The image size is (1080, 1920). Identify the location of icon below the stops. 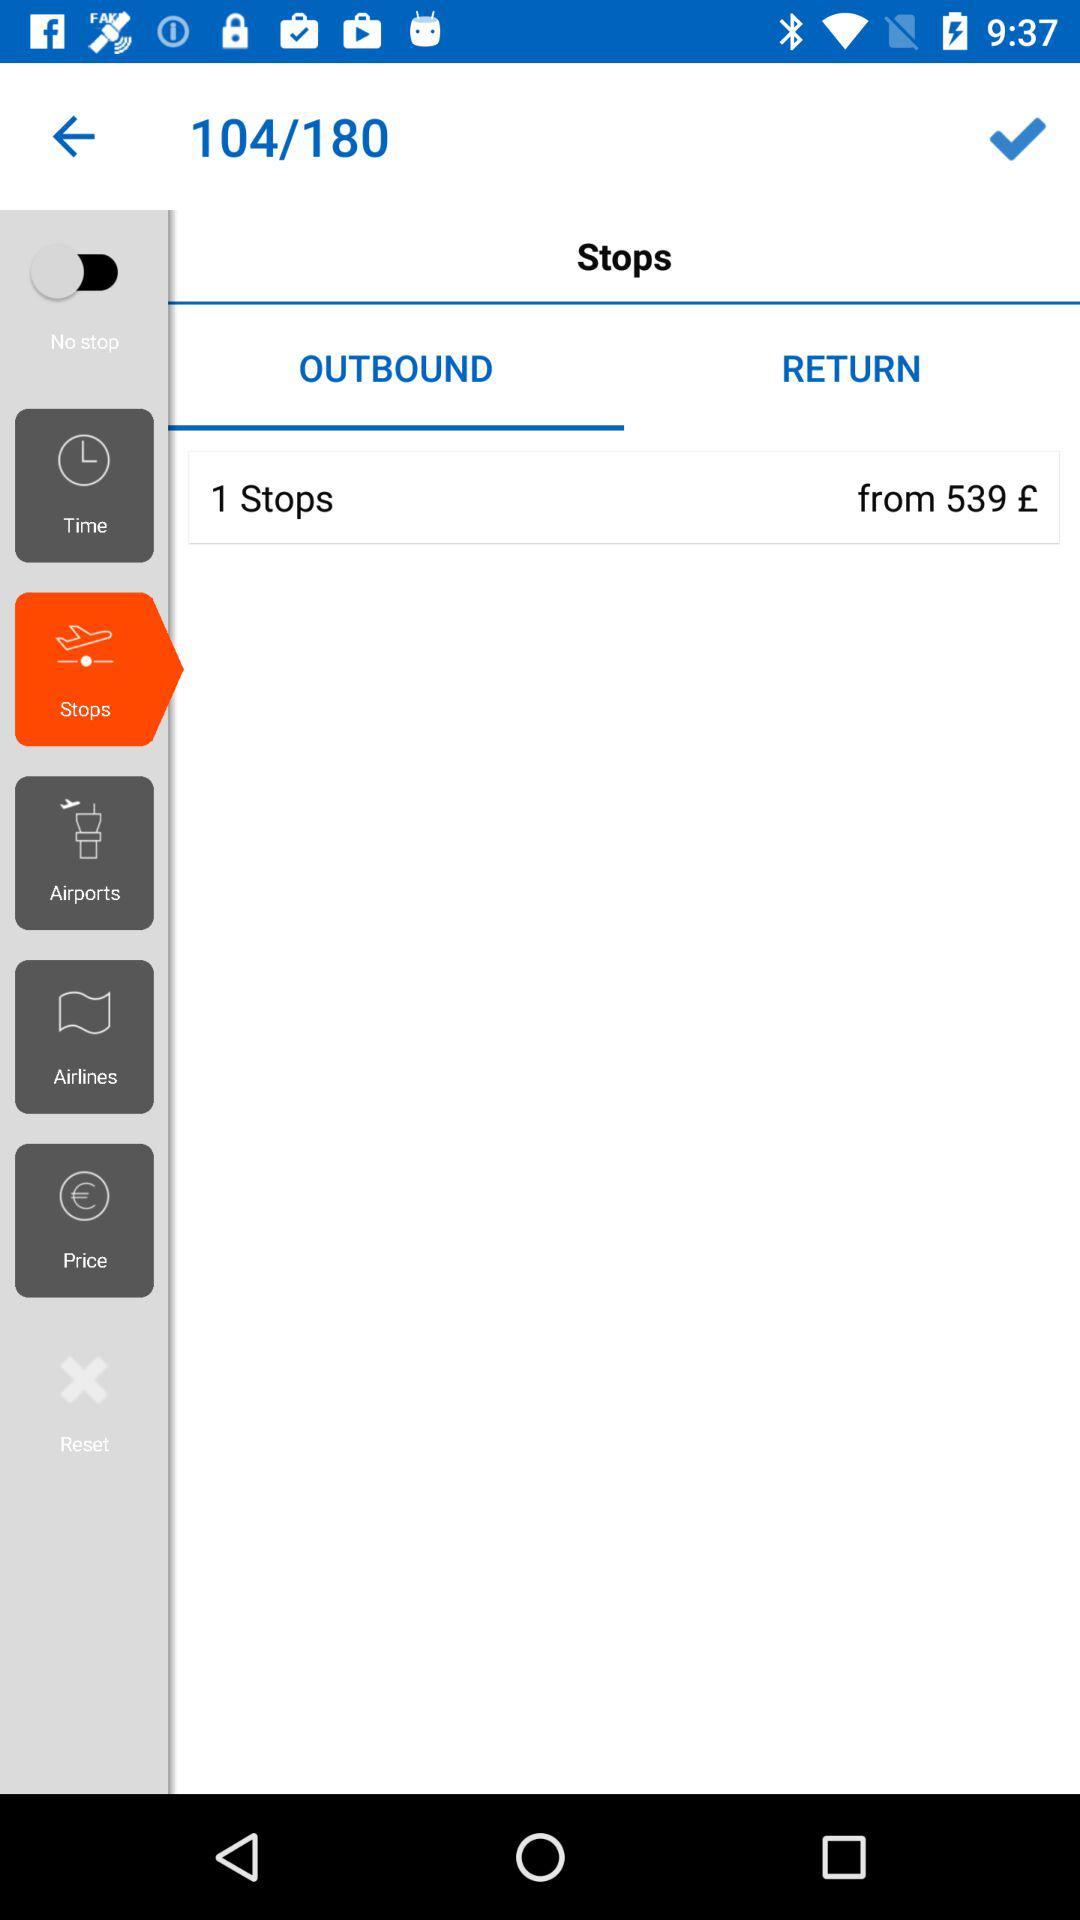
(91, 853).